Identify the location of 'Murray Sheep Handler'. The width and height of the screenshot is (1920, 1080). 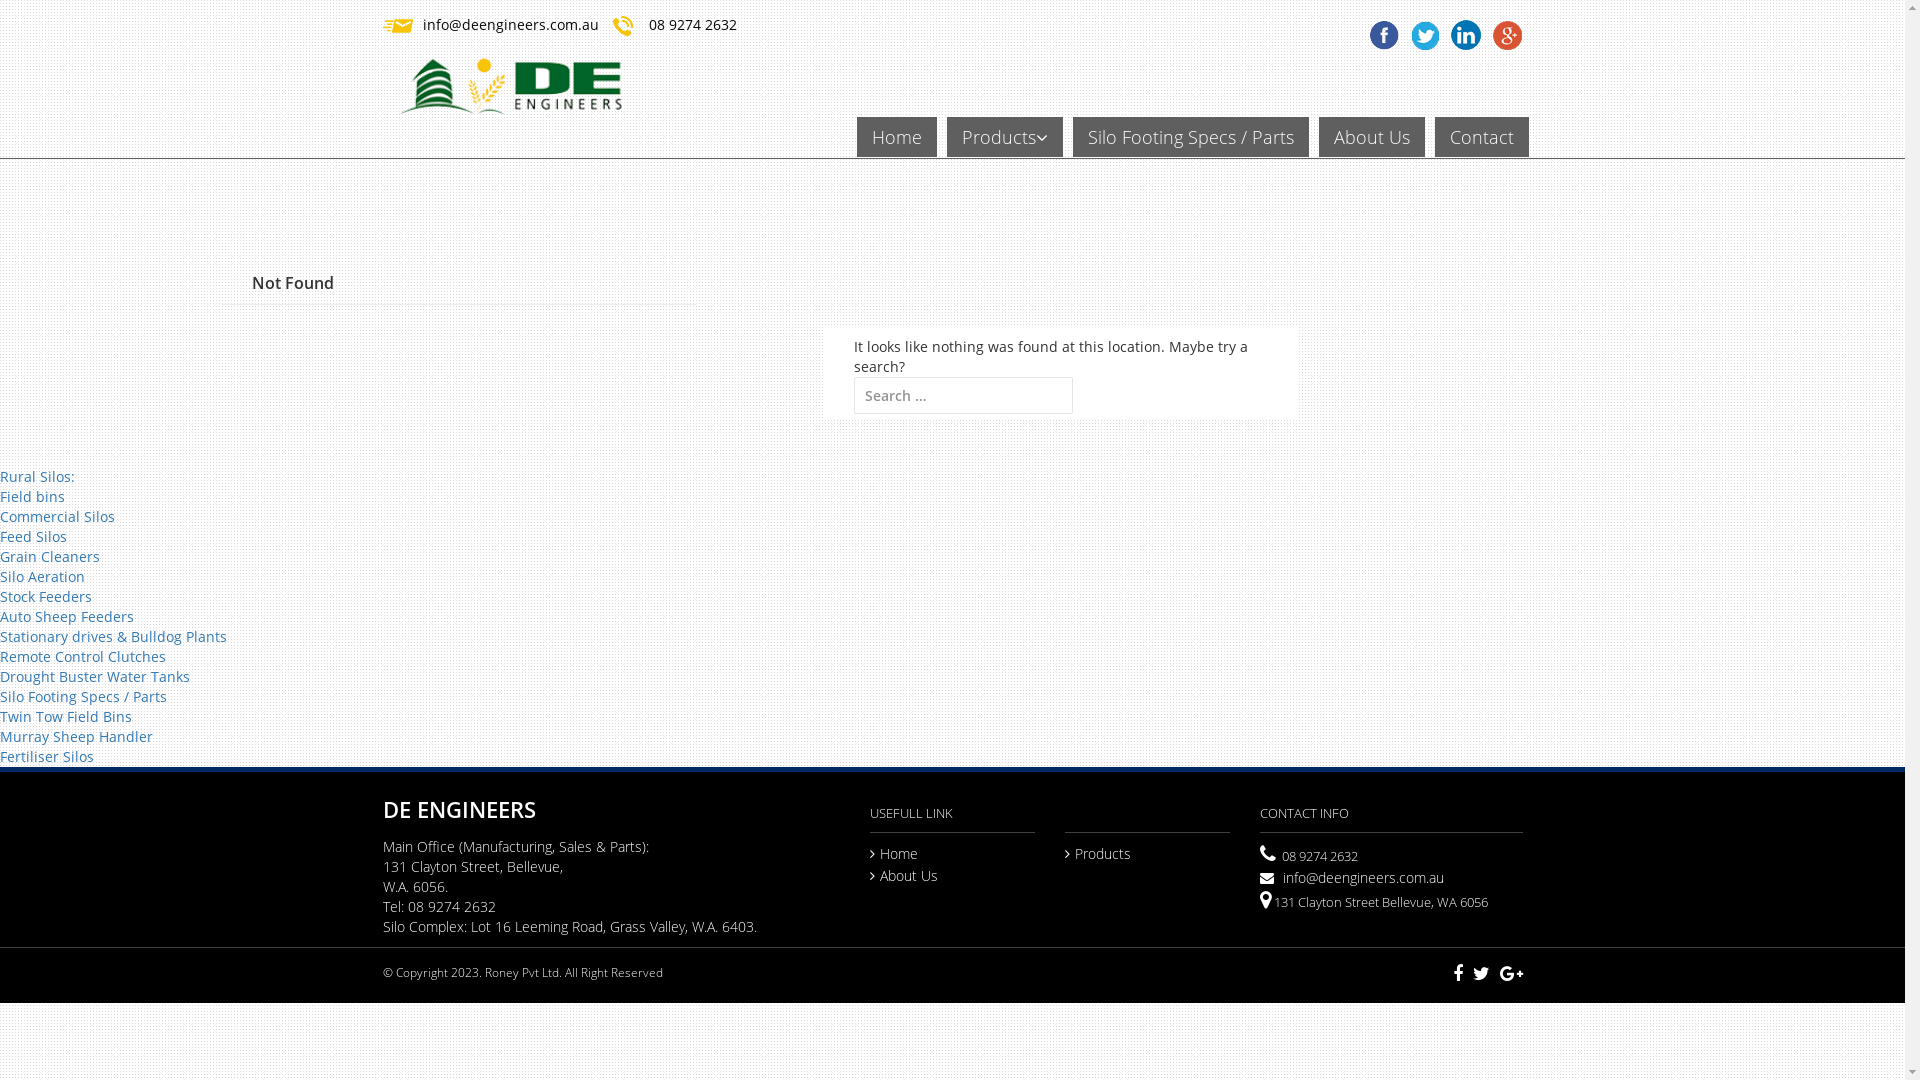
(0, 736).